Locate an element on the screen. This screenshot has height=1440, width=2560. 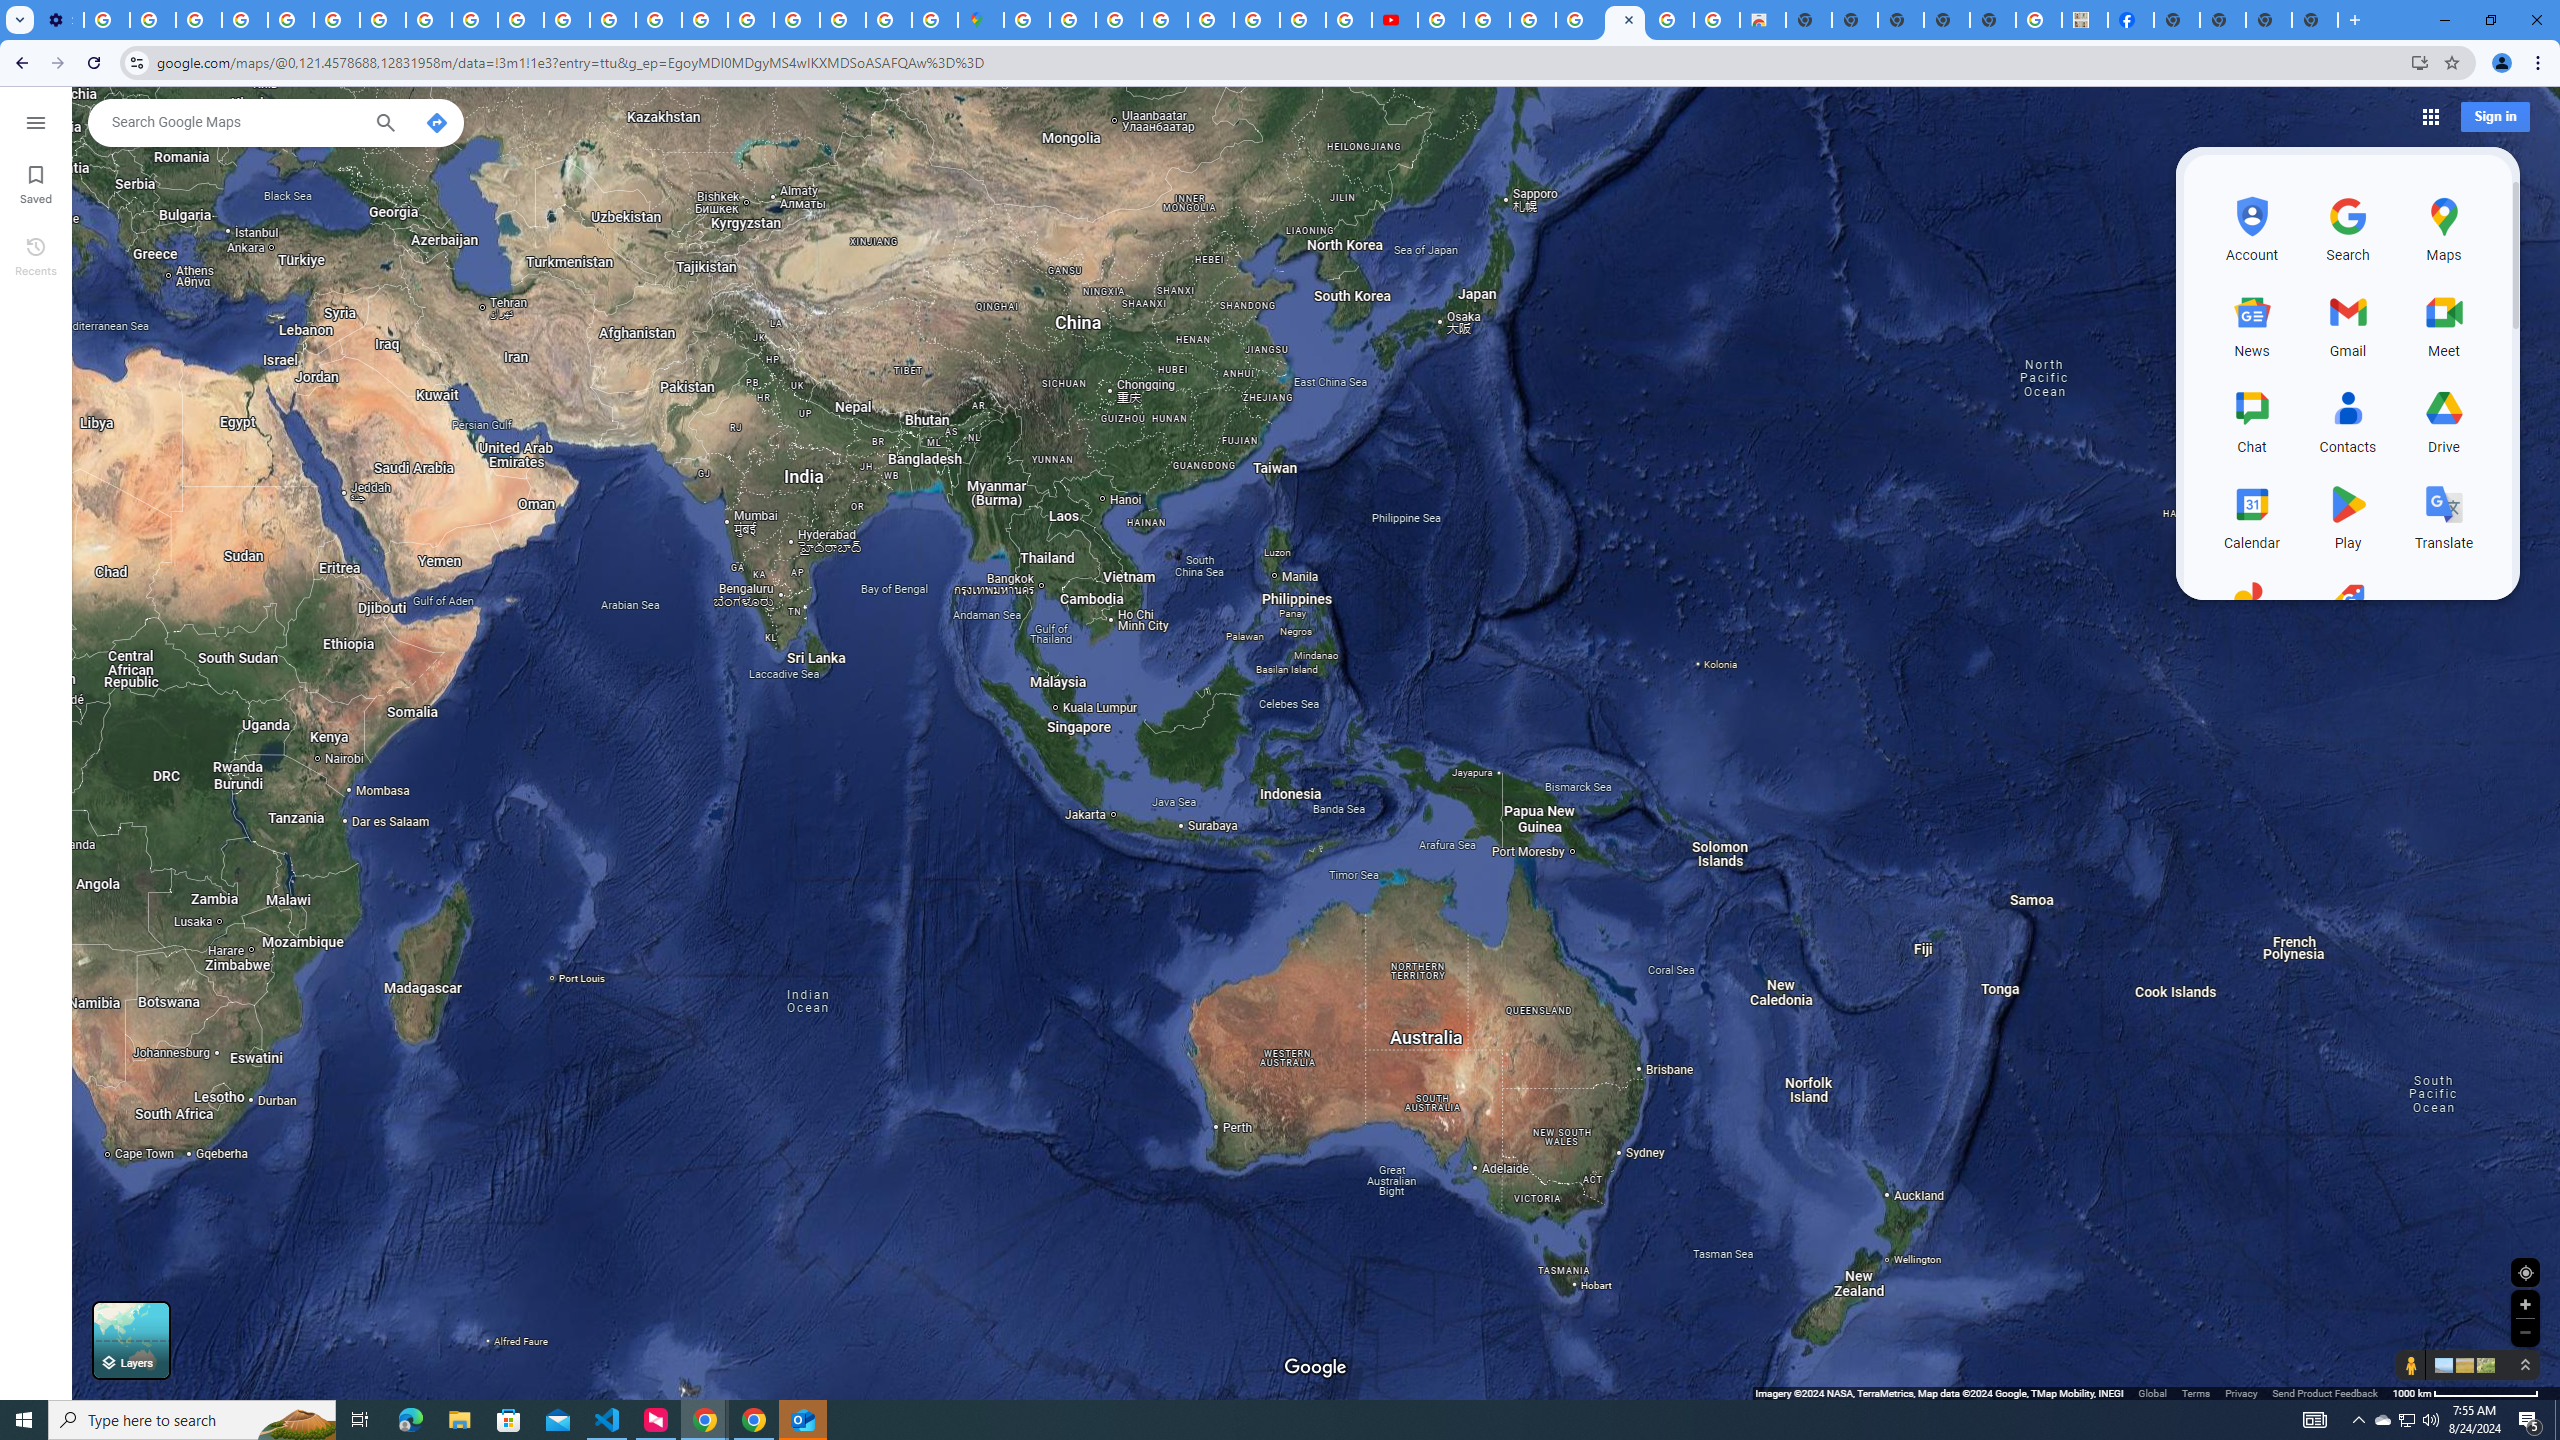
'Google Account Help' is located at coordinates (244, 19).